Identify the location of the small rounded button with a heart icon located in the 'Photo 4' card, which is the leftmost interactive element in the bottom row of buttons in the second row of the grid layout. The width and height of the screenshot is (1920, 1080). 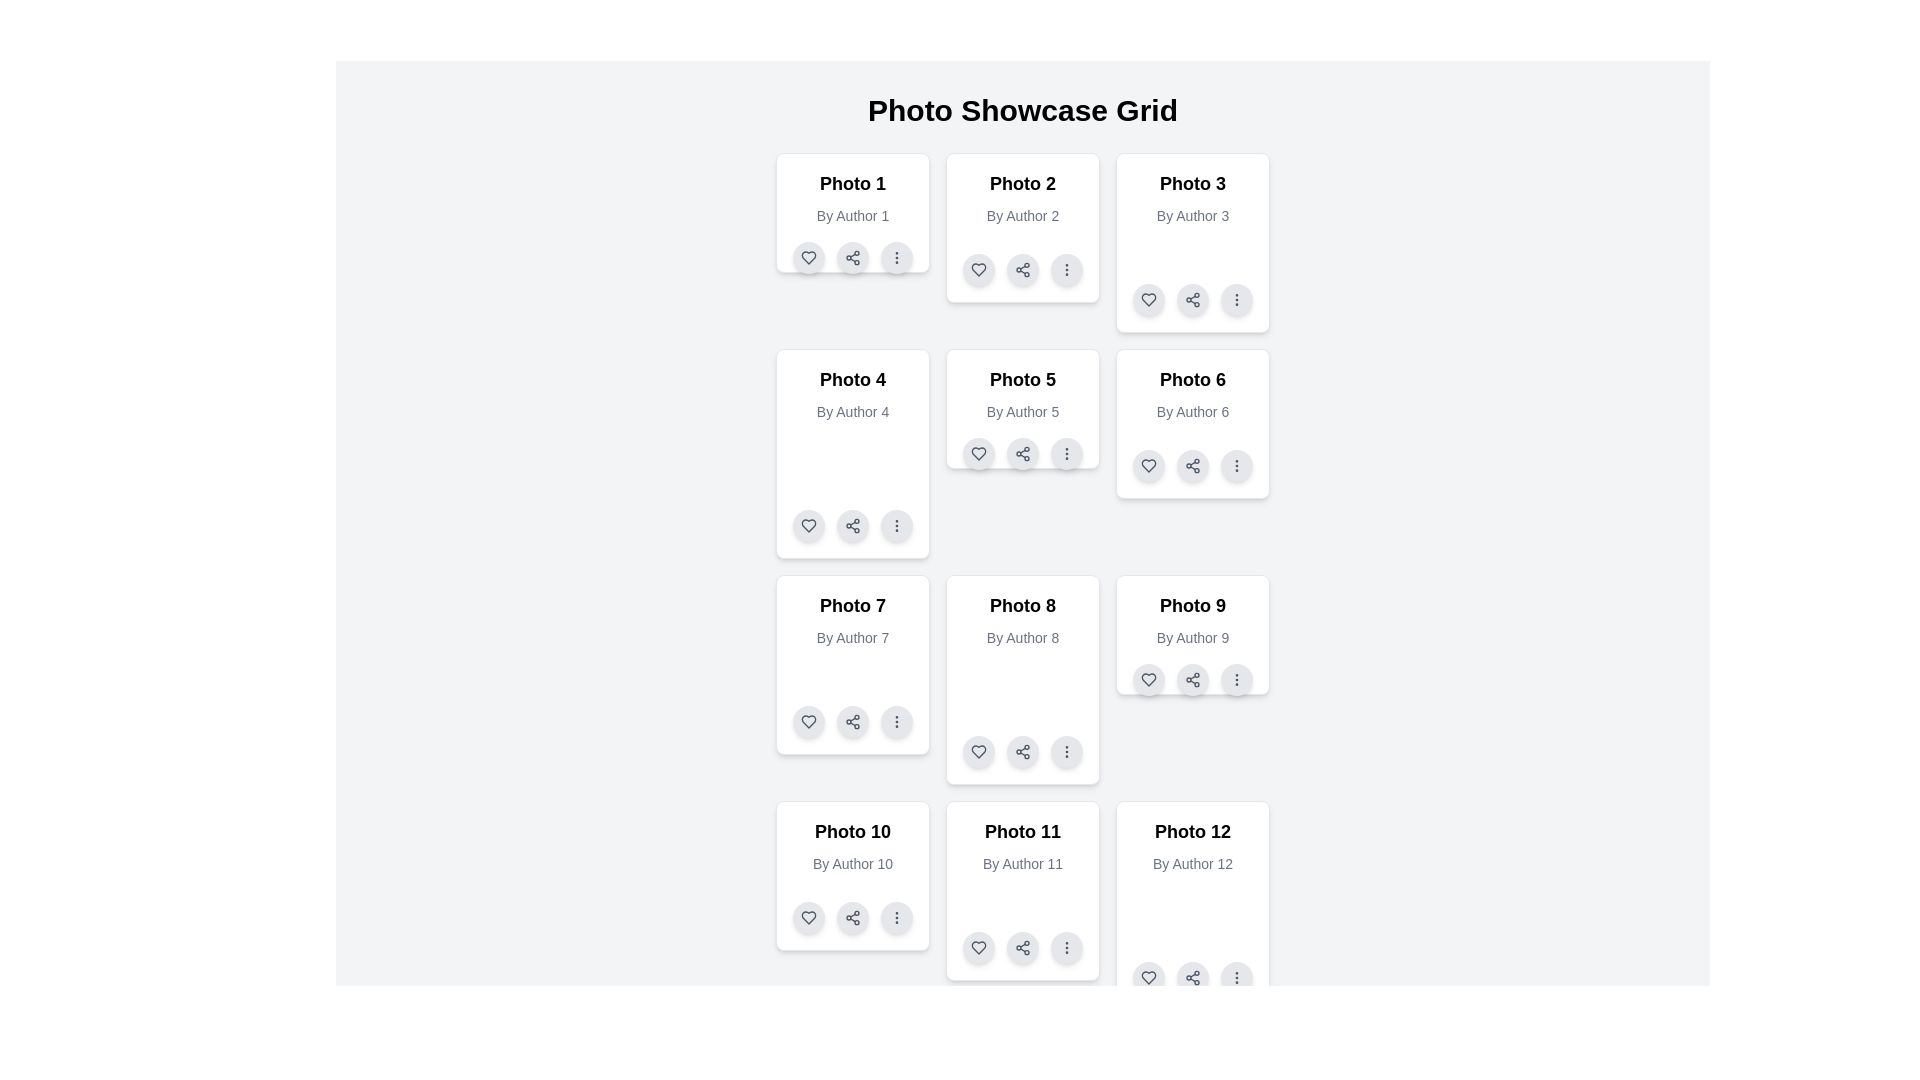
(809, 524).